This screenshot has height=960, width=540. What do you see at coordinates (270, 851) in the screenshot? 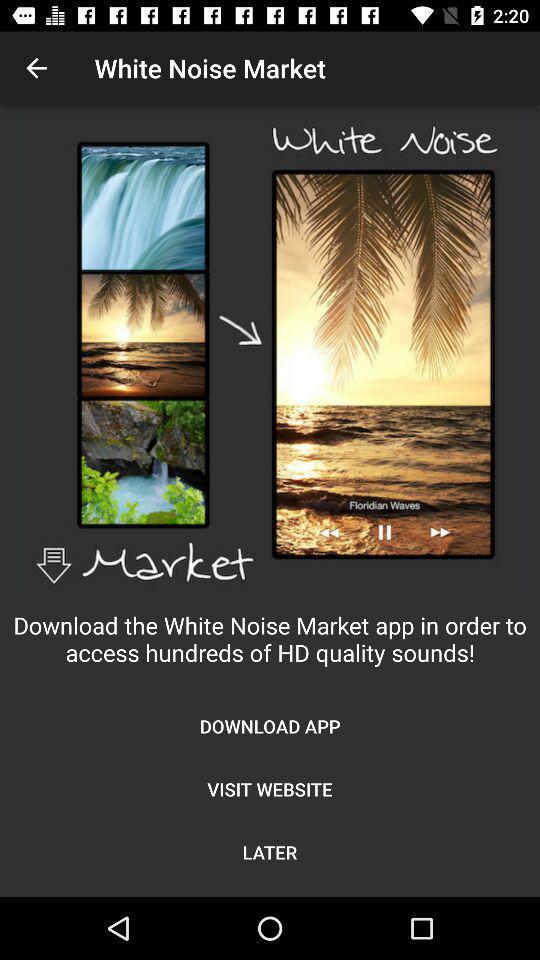
I see `the later icon` at bounding box center [270, 851].